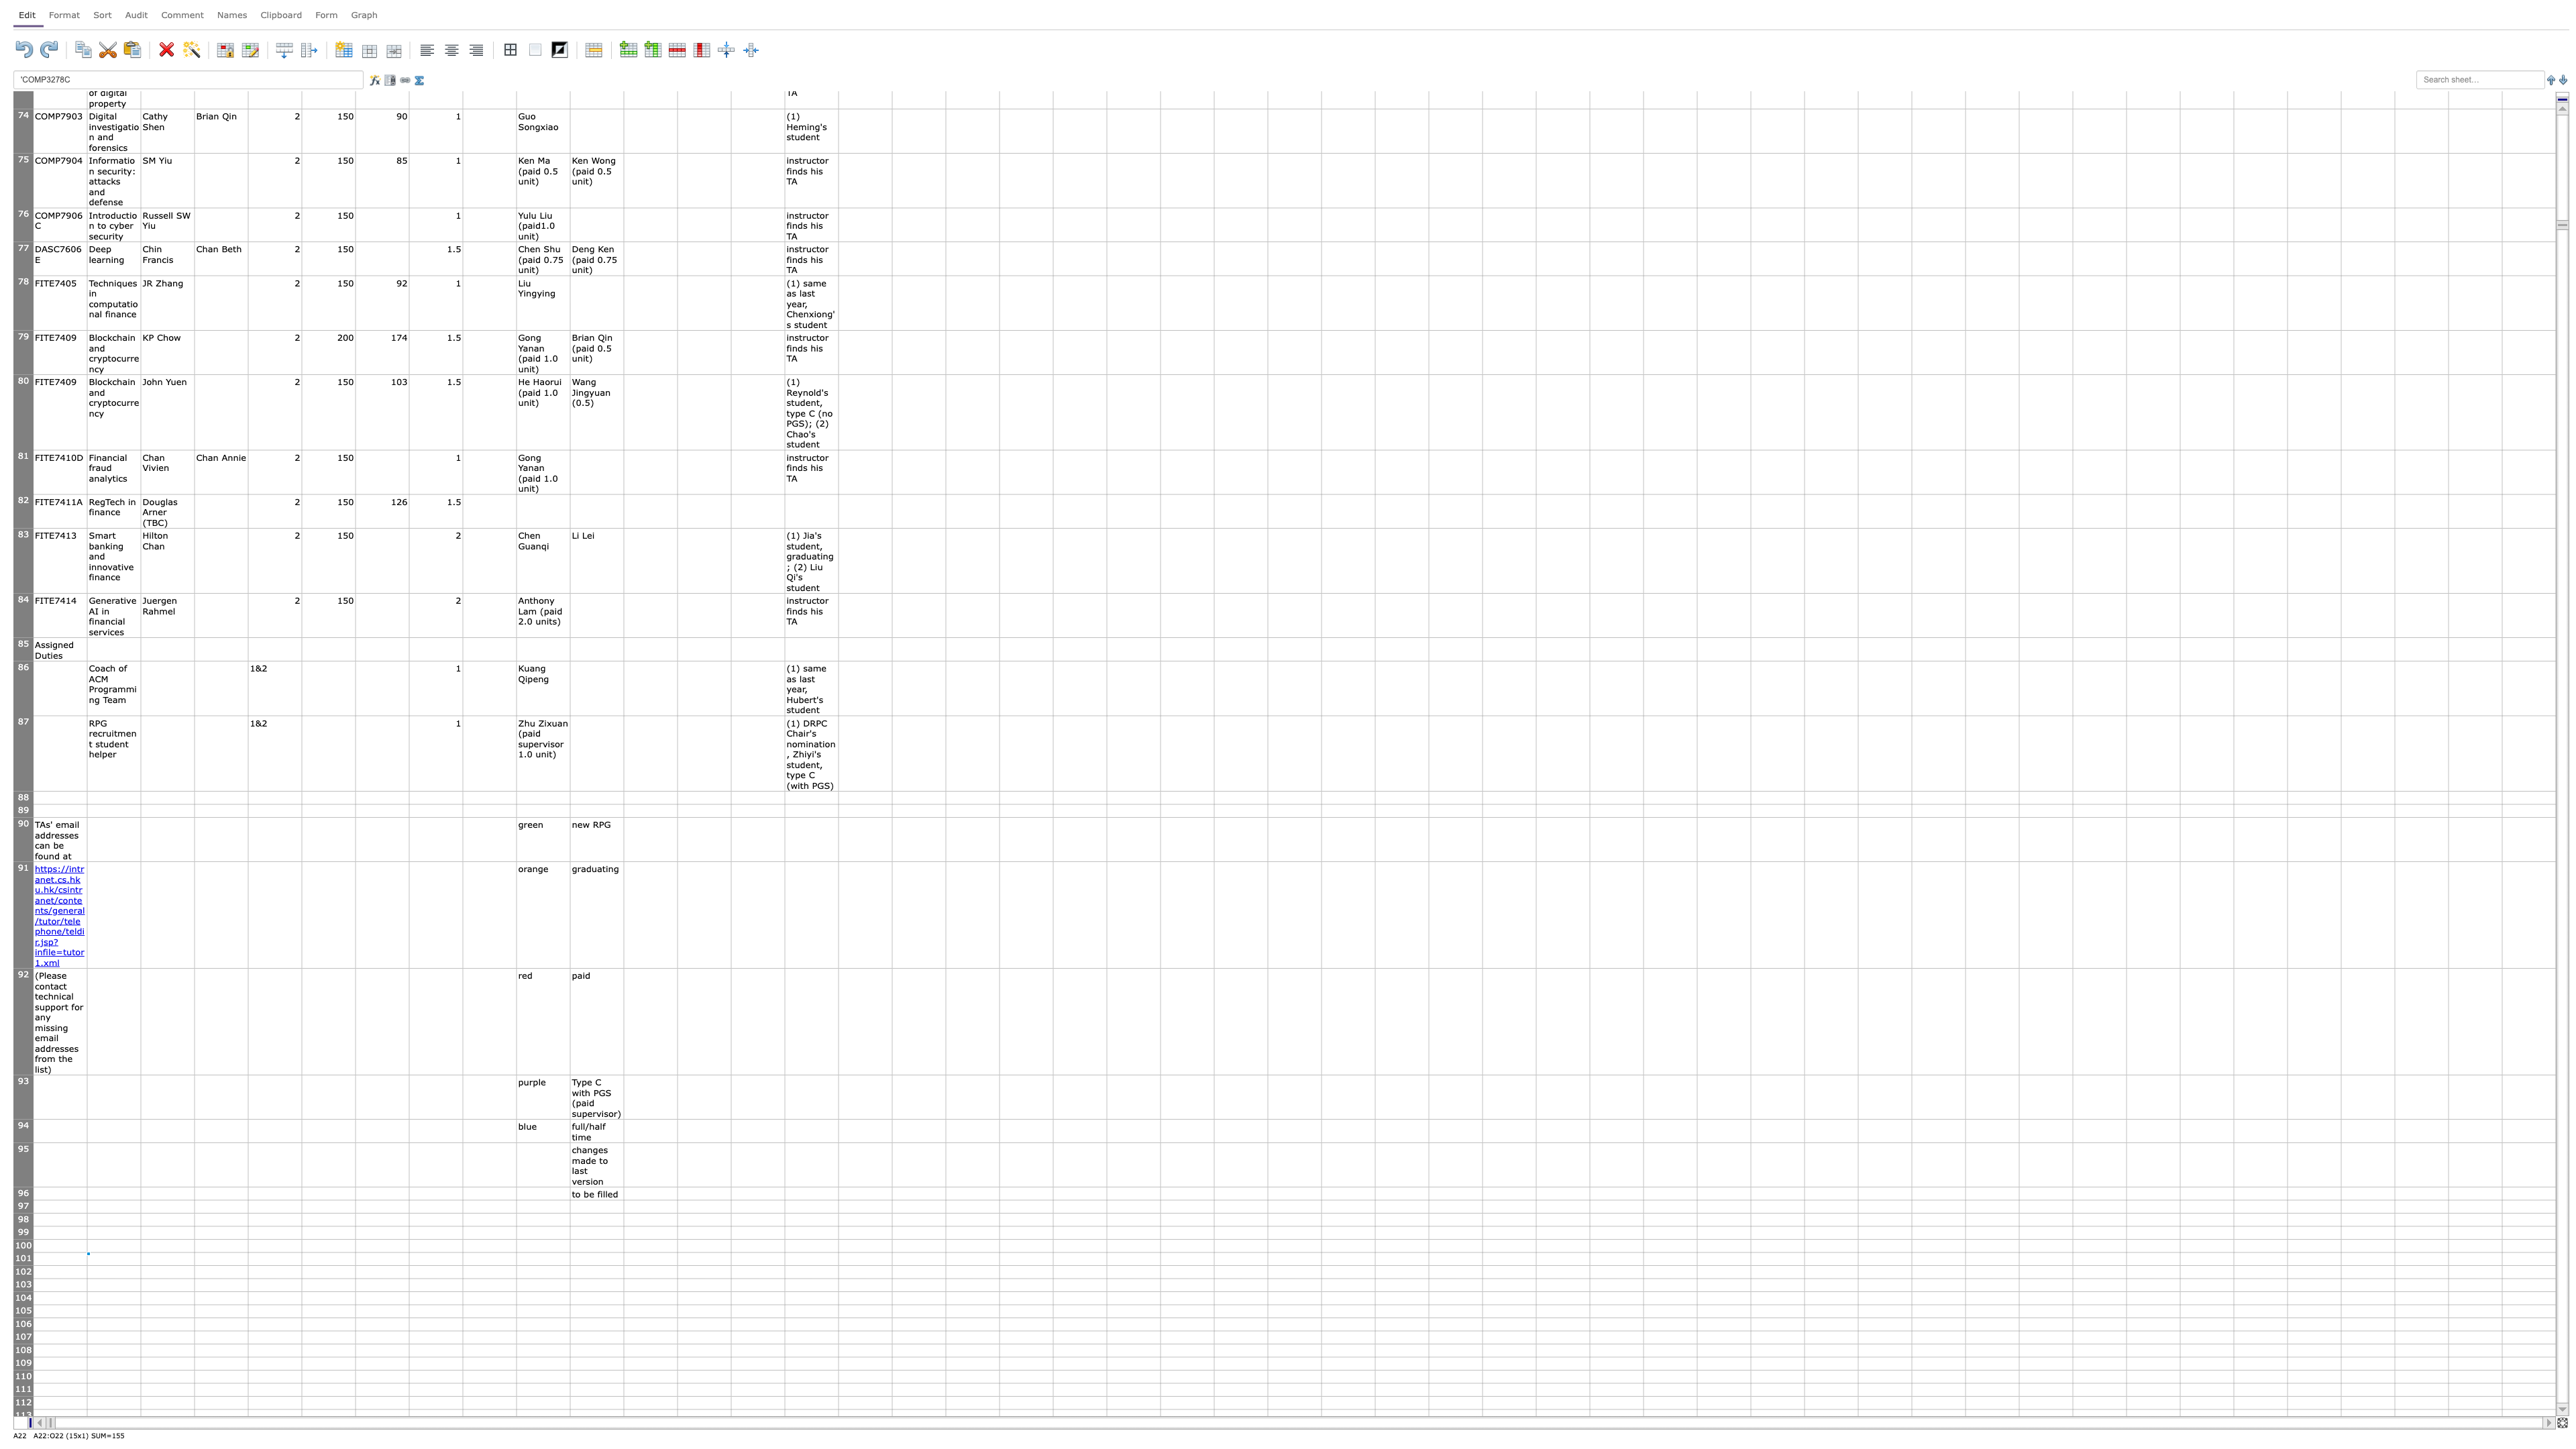  I want to click on the bottom edge of header of row 98, for next step resizing the row, so click(23, 1226).